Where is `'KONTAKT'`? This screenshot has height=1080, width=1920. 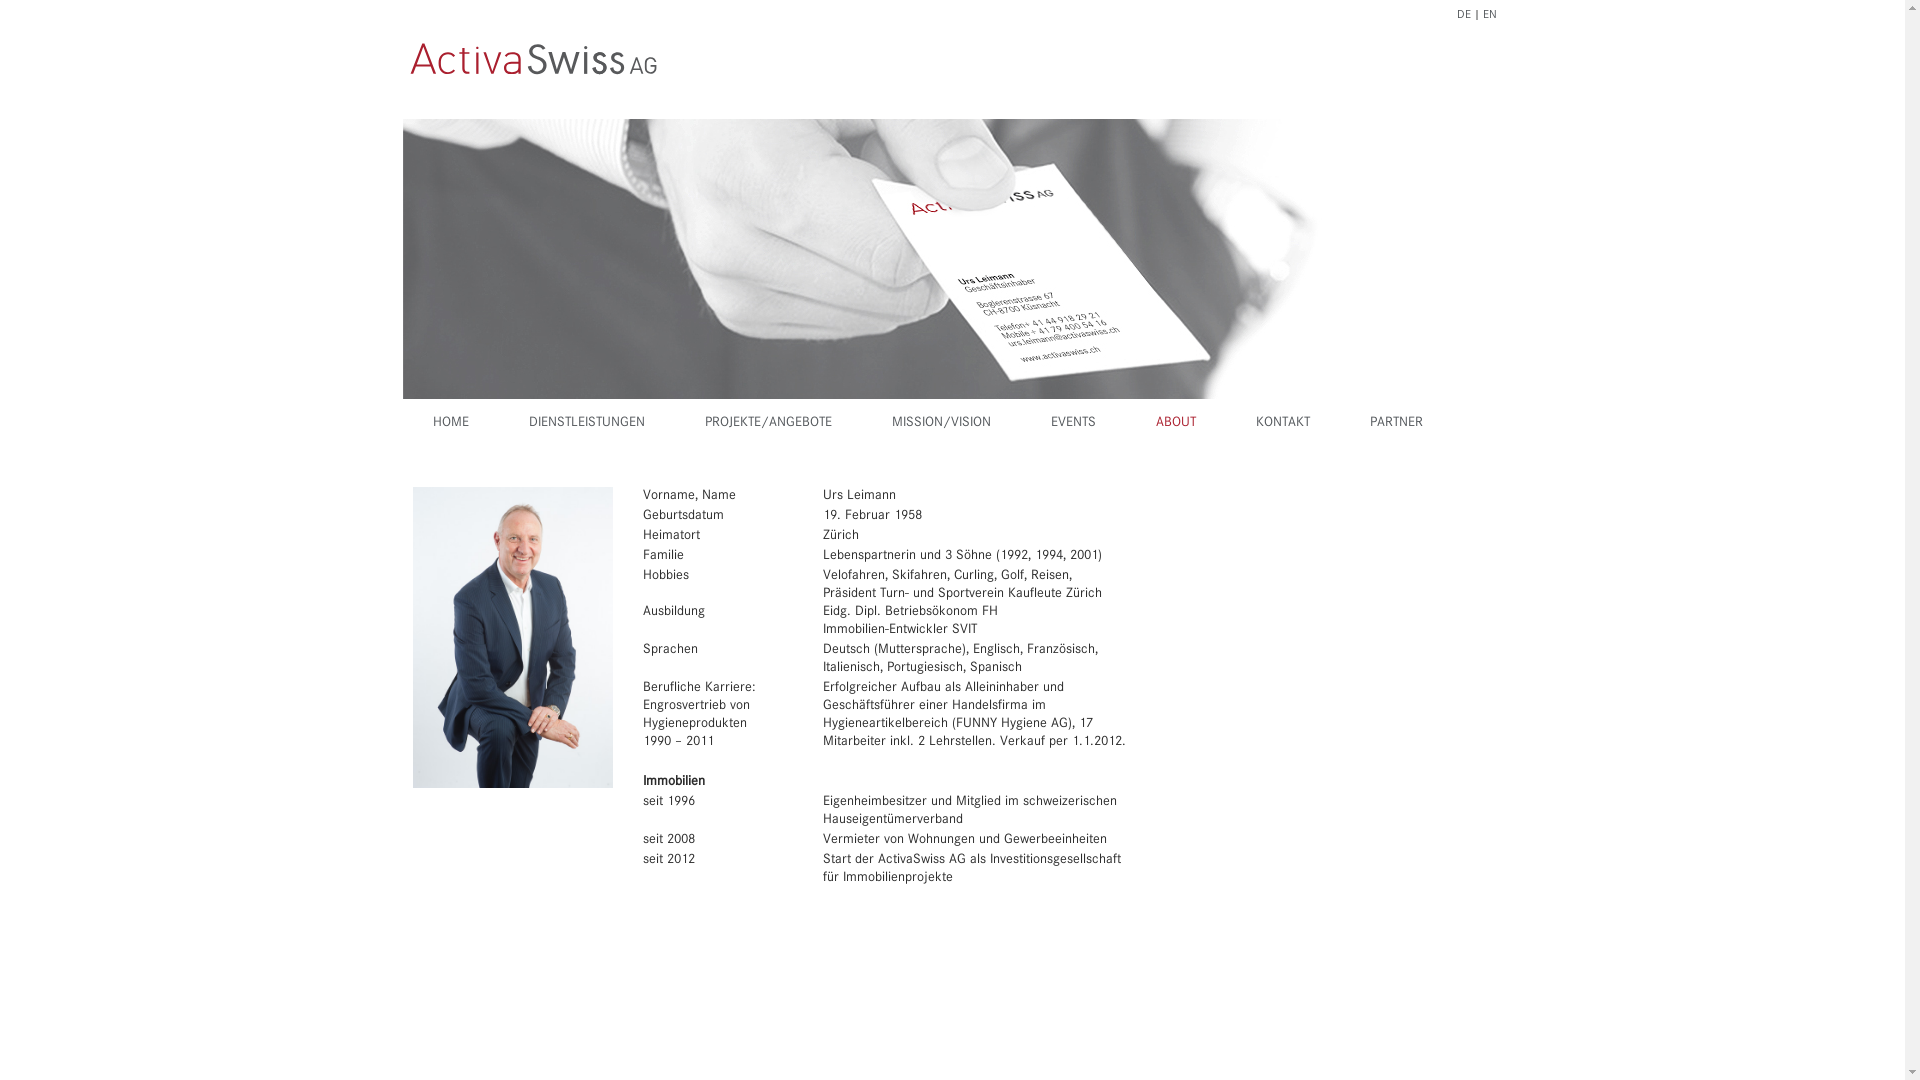 'KONTAKT' is located at coordinates (1282, 422).